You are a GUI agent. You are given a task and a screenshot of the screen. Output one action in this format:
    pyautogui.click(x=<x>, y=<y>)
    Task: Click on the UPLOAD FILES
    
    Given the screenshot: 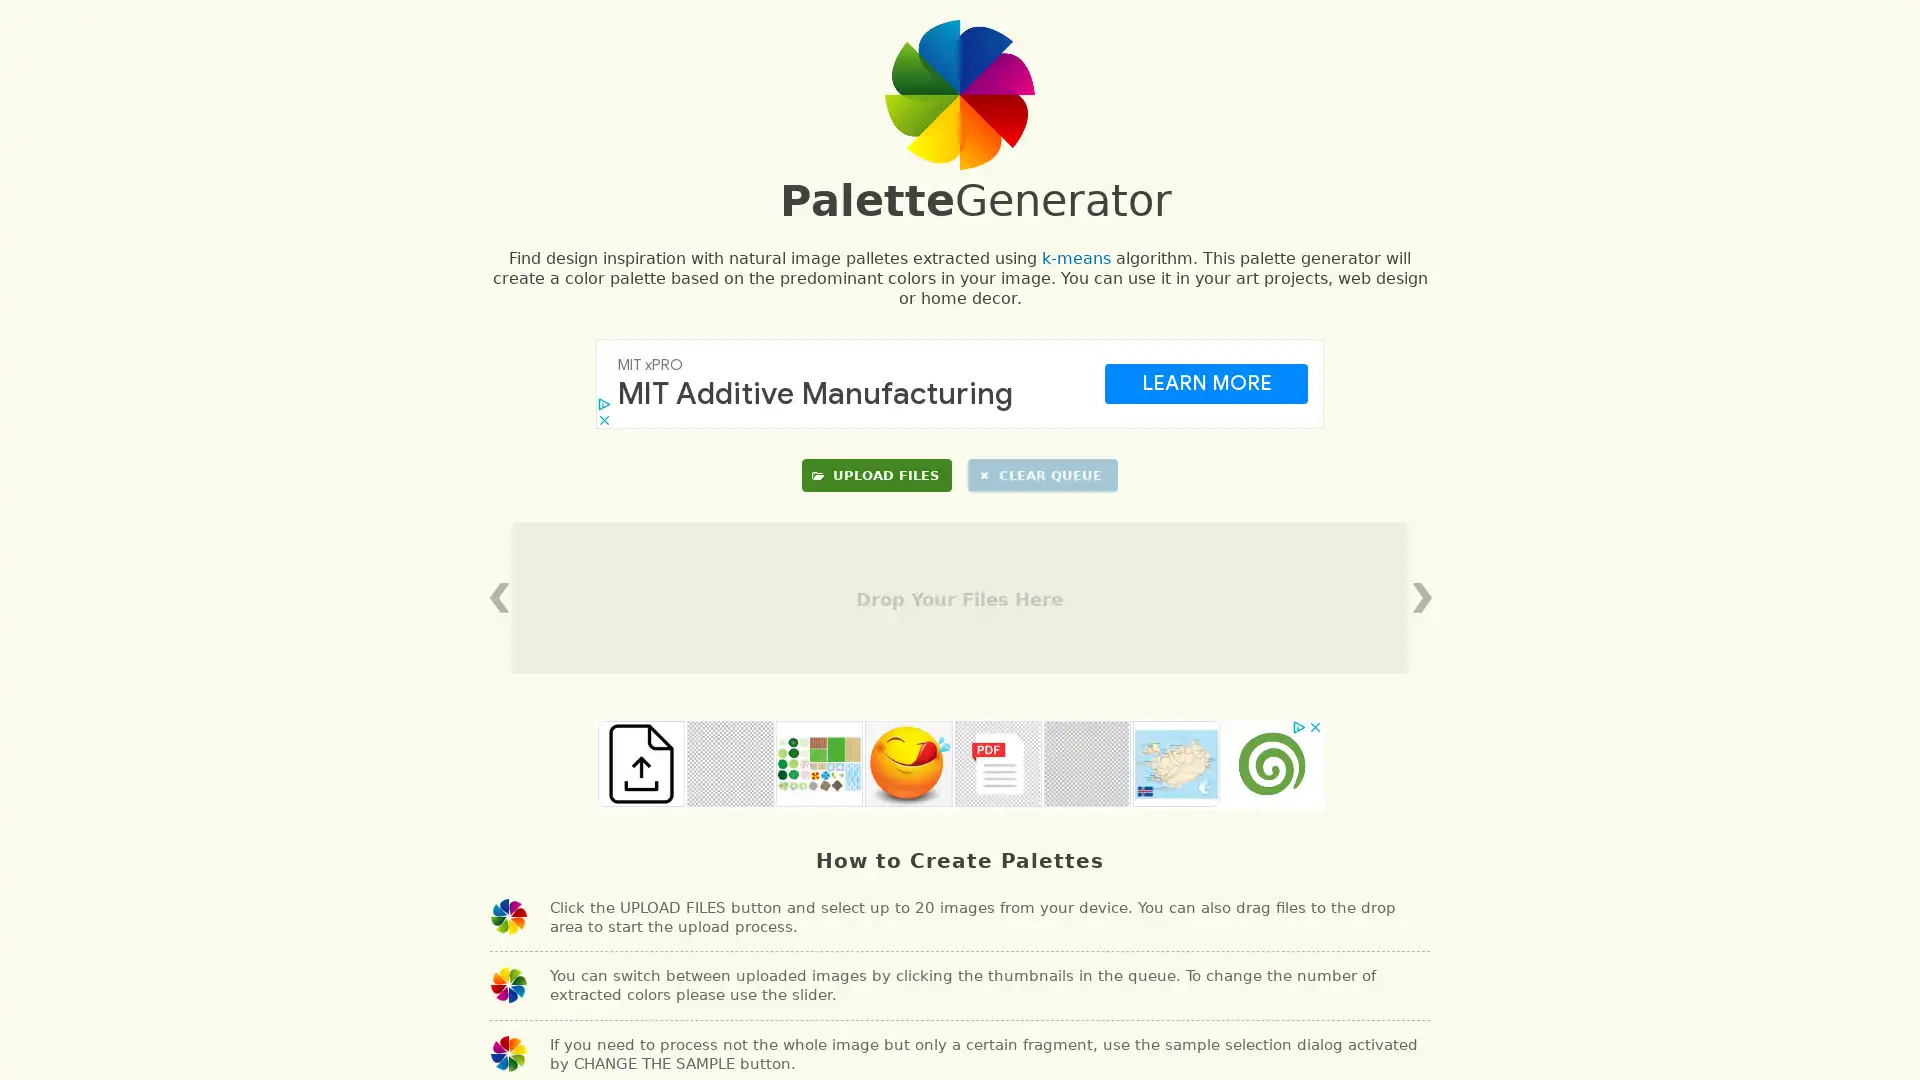 What is the action you would take?
    pyautogui.click(x=877, y=474)
    